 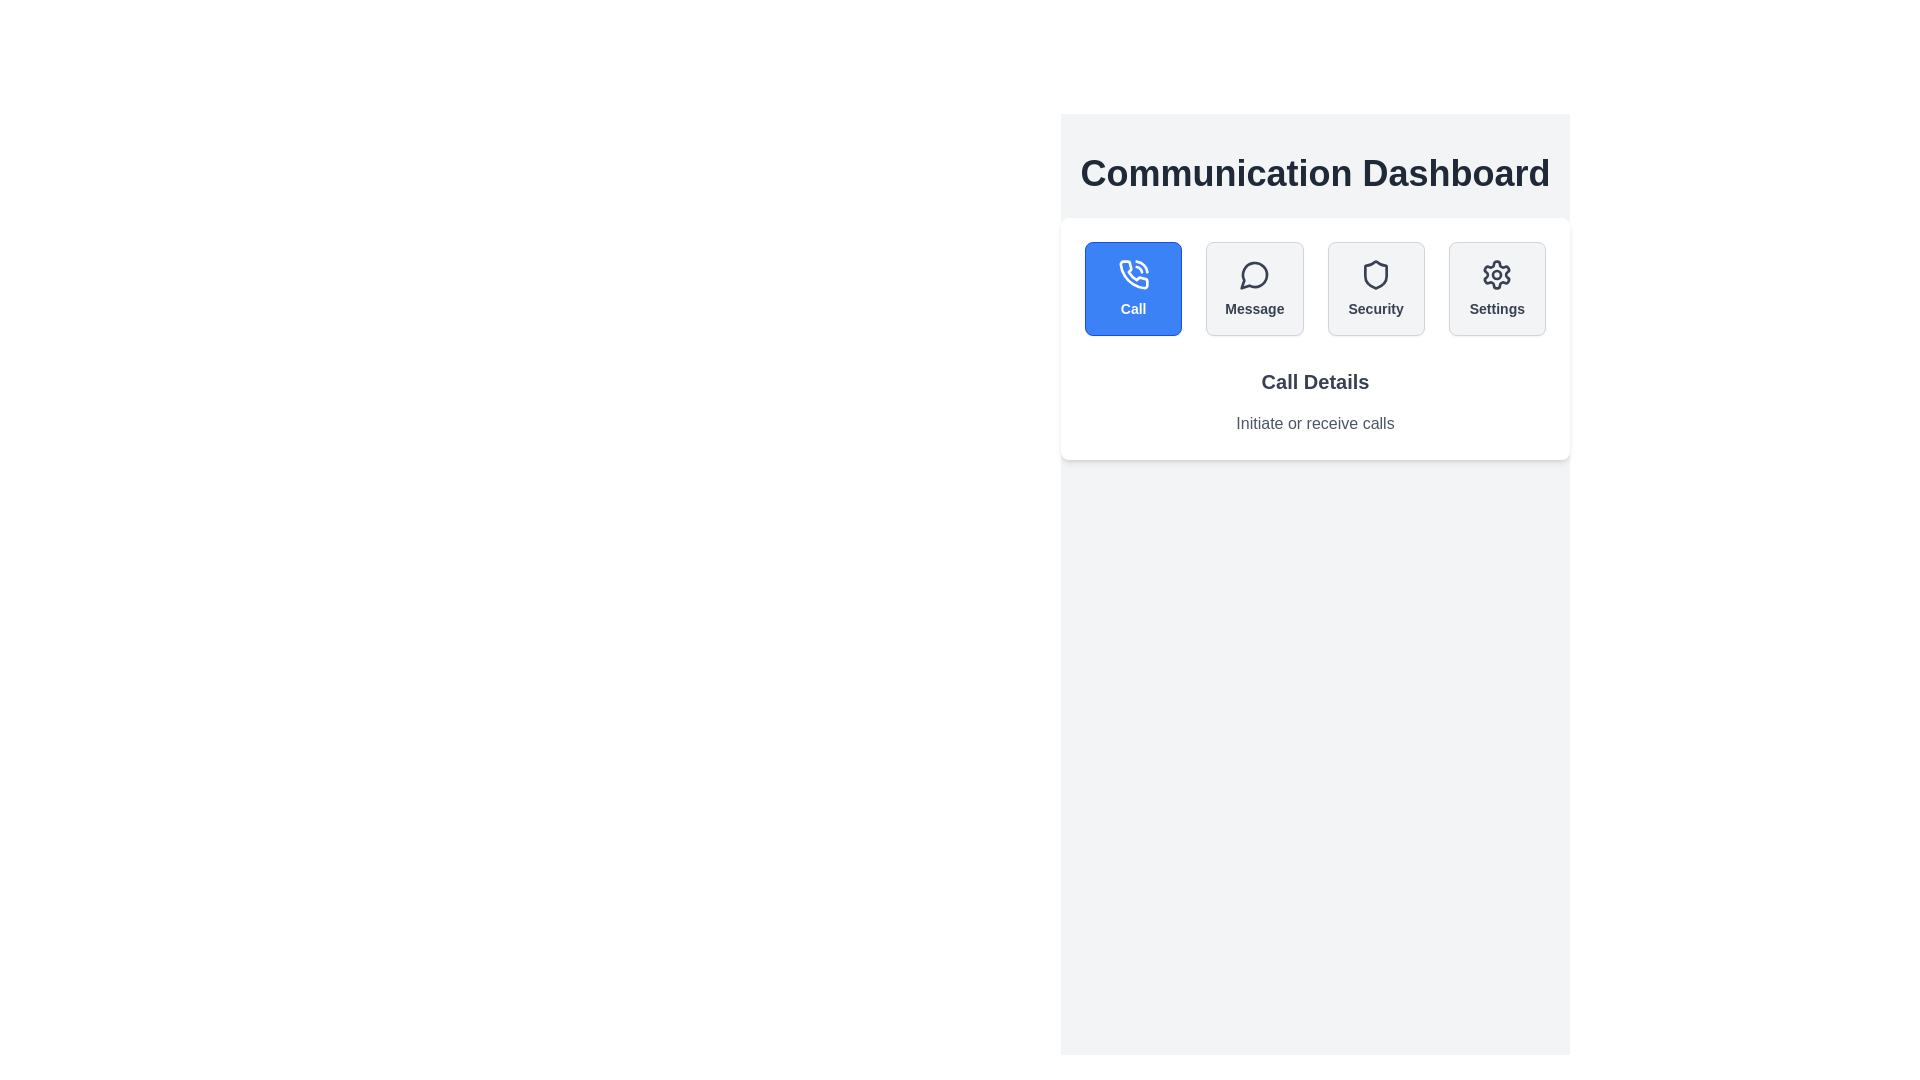 I want to click on the 'Message' button, which is a rounded rectangular button with a light gray background and a speech bubble icon above the label, so click(x=1253, y=289).